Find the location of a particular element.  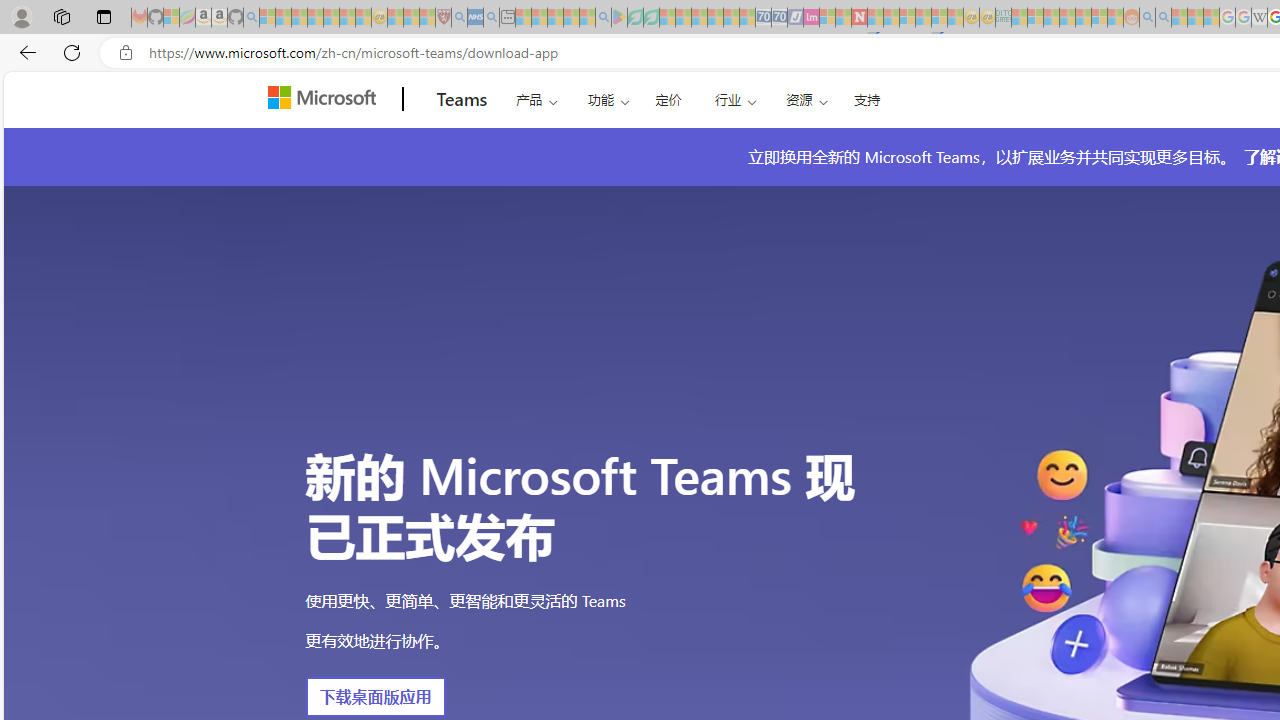

'Teams' is located at coordinates (461, 99).